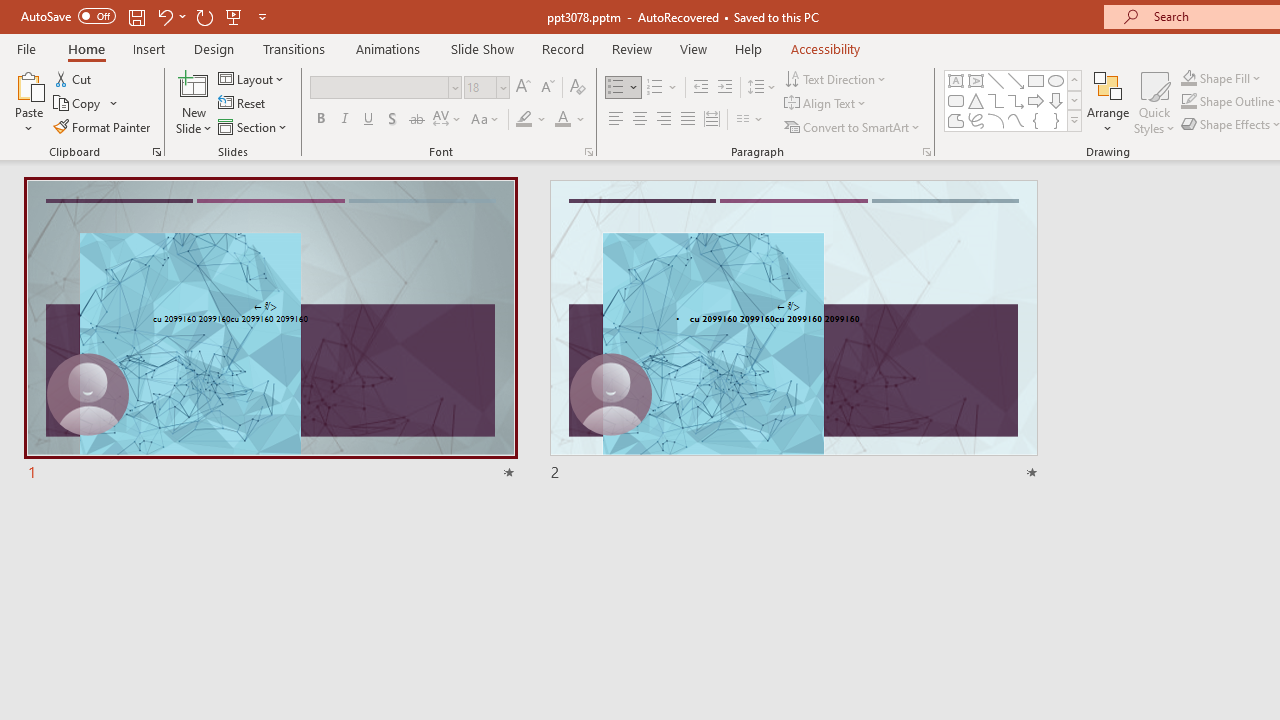 This screenshot has width=1280, height=720. I want to click on 'AutomationID: ShapesInsertGallery', so click(1014, 100).